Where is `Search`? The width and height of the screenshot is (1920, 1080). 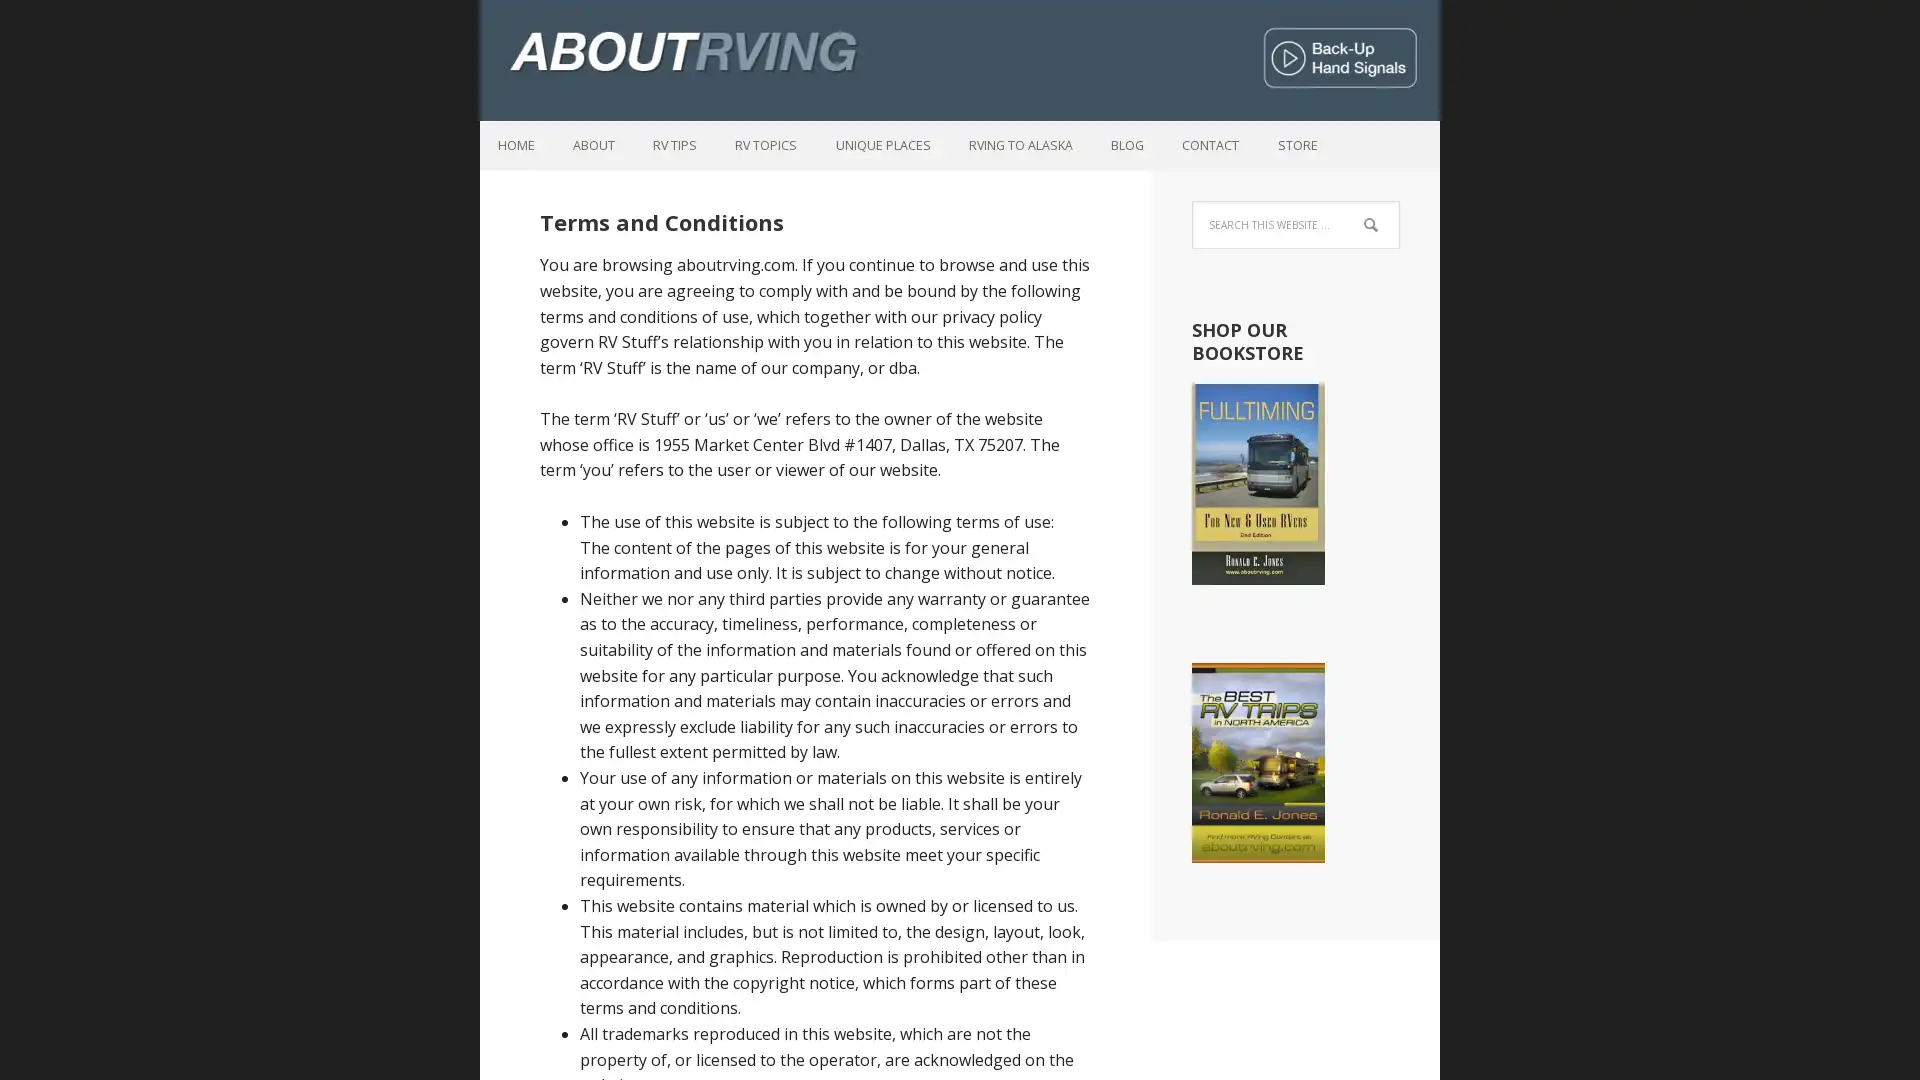 Search is located at coordinates (1398, 209).